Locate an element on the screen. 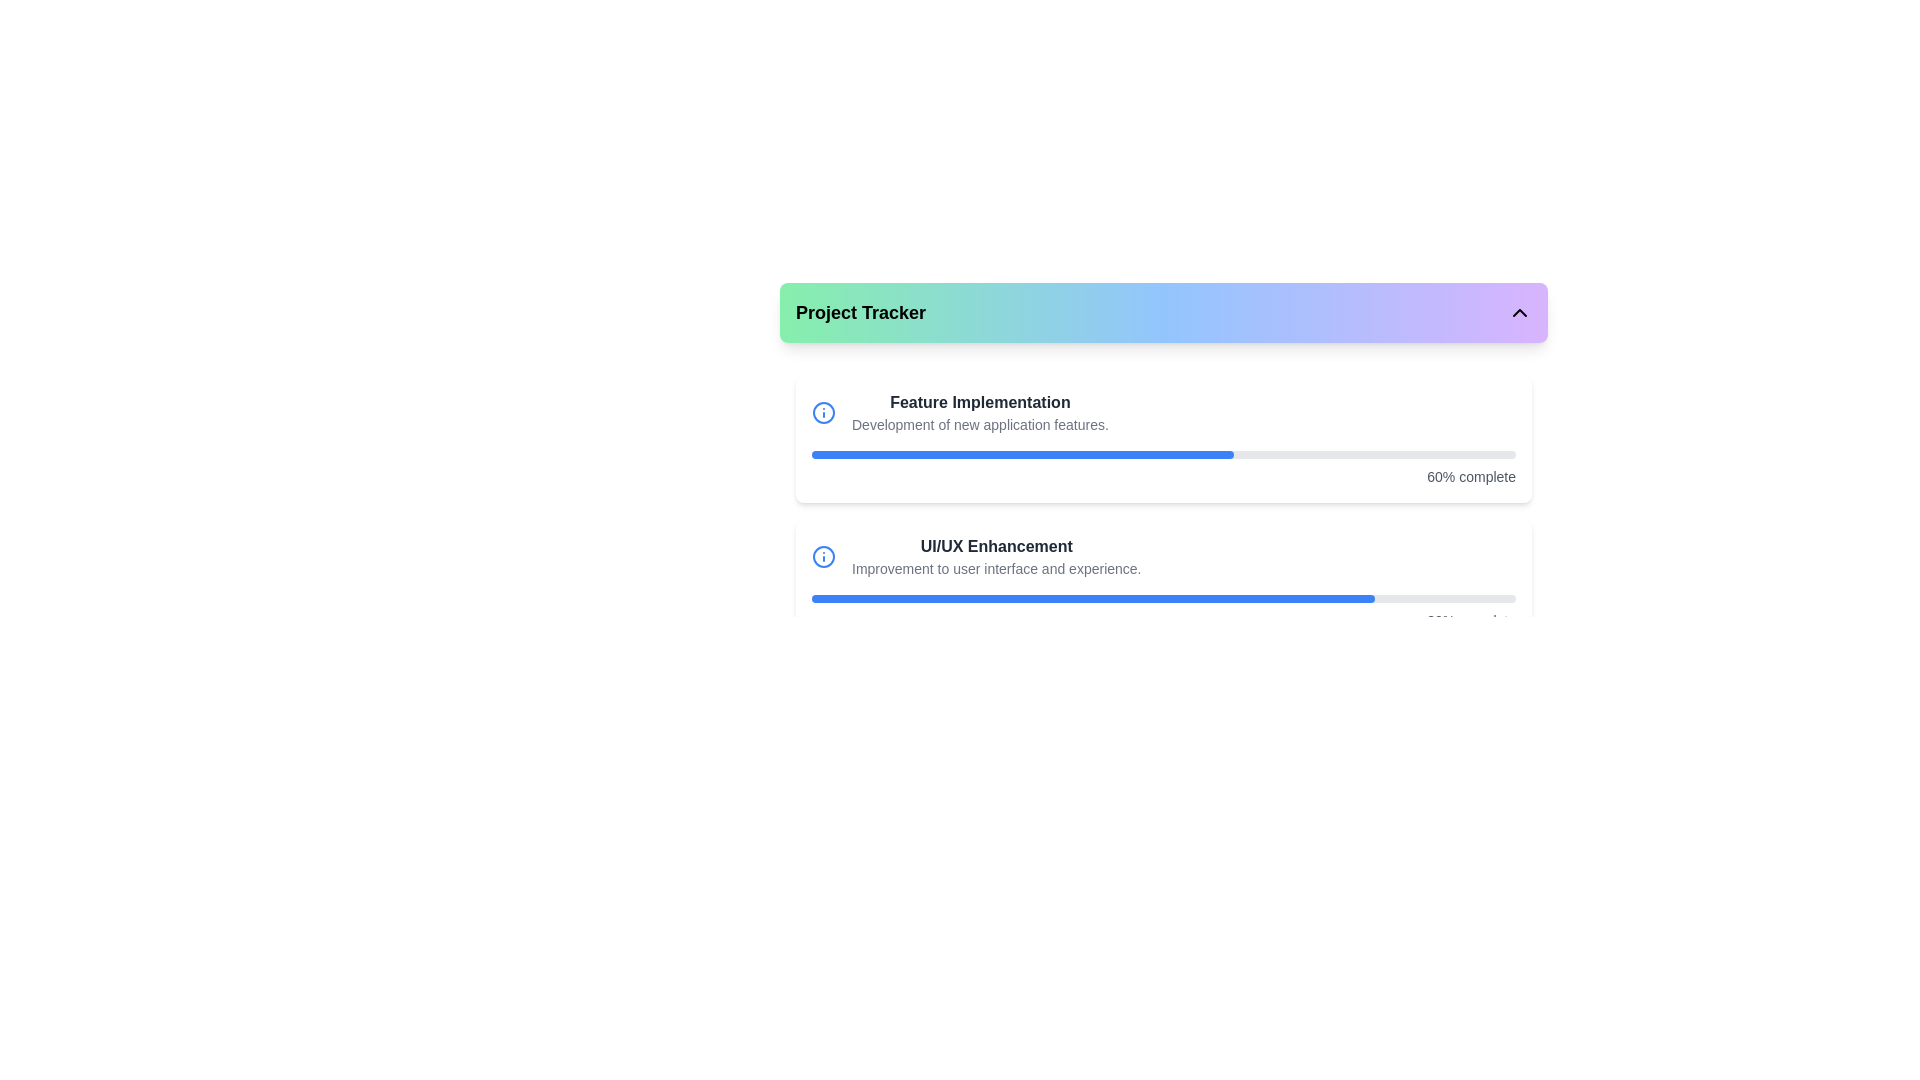 The width and height of the screenshot is (1920, 1080). the informational icon located at the leftmost side of the row containing the text 'UI/UX Enhancement' is located at coordinates (824, 556).